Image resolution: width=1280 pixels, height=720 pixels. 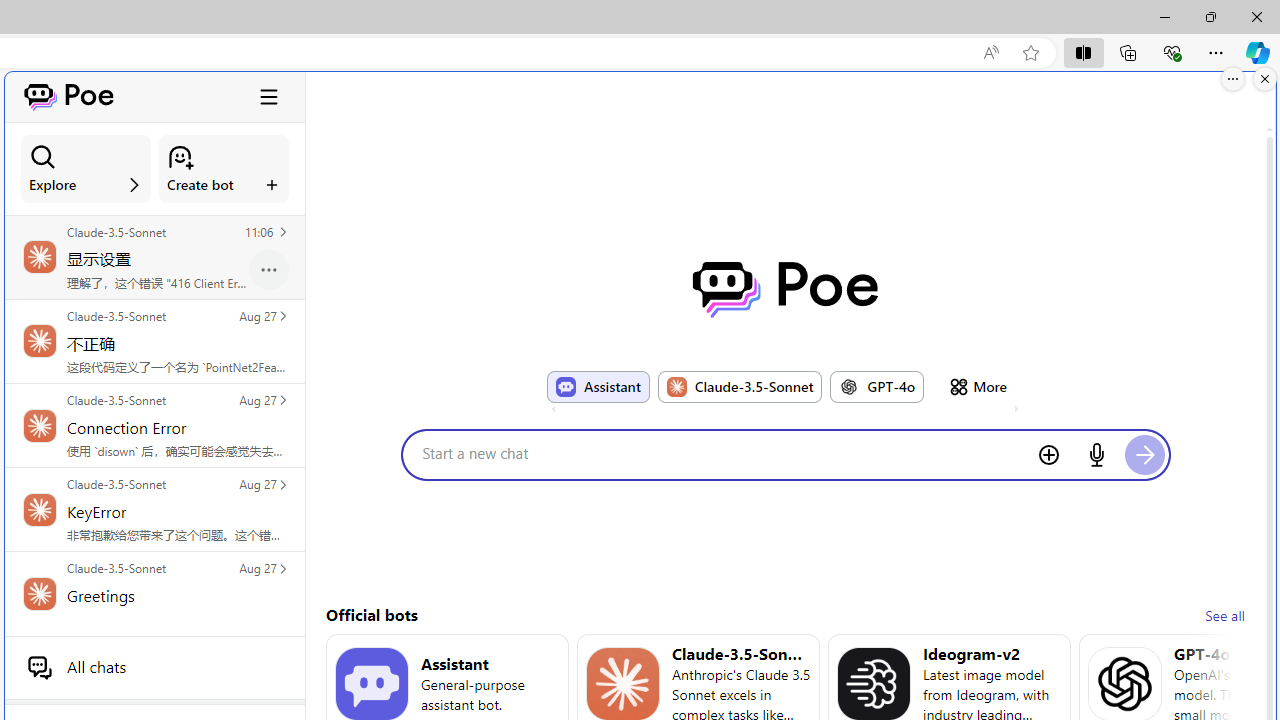 I want to click on 'See all', so click(x=1223, y=614).